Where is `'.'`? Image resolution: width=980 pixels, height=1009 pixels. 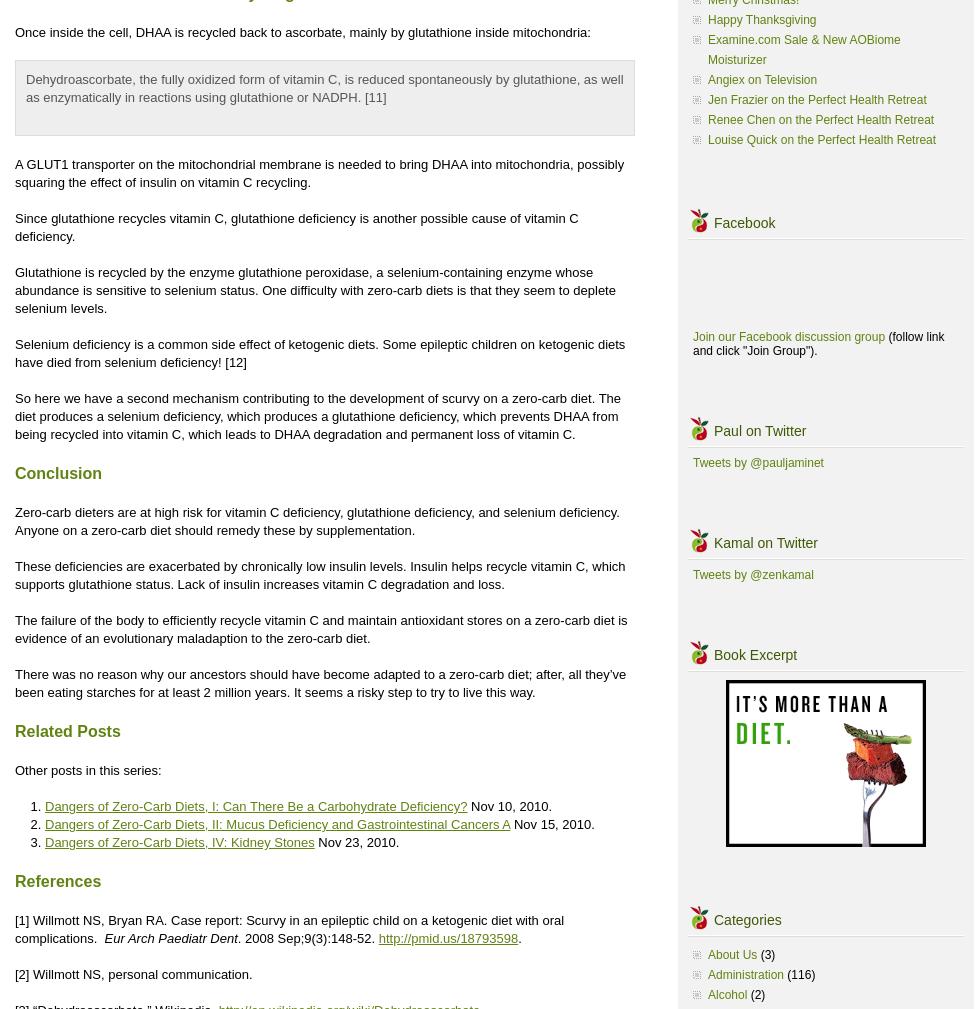 '.' is located at coordinates (519, 938).